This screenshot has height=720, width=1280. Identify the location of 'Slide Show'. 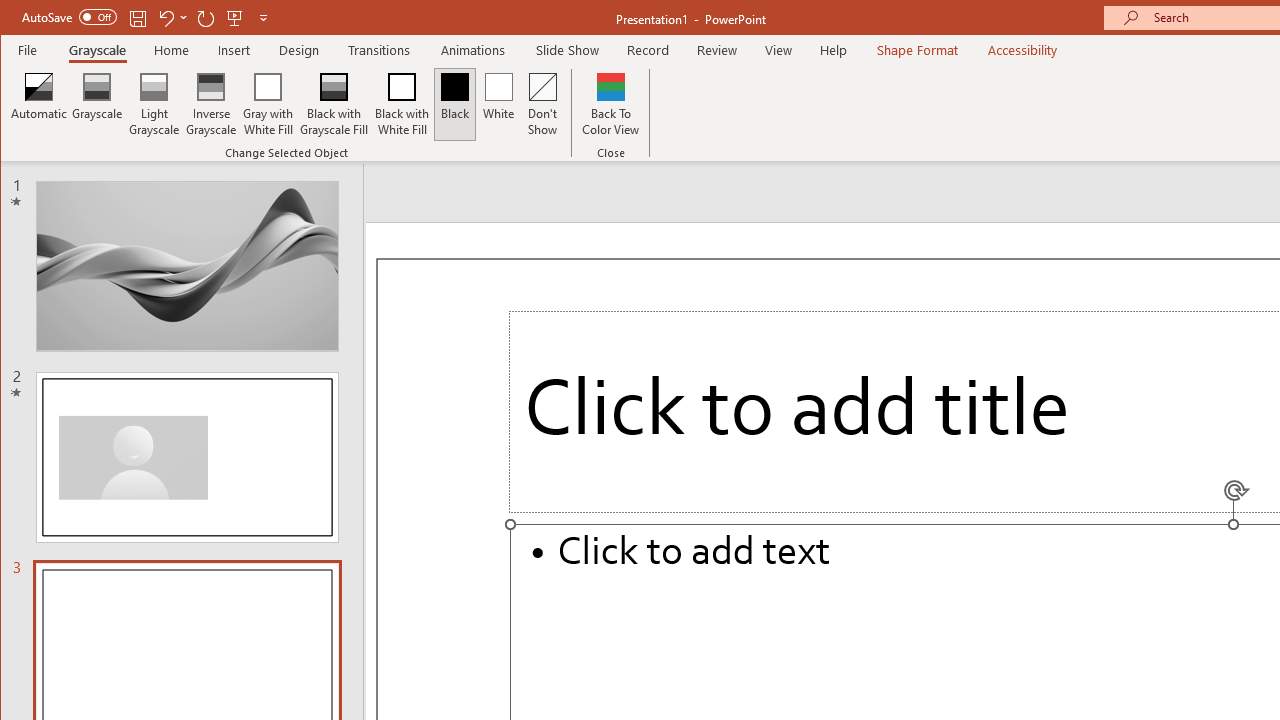
(566, 49).